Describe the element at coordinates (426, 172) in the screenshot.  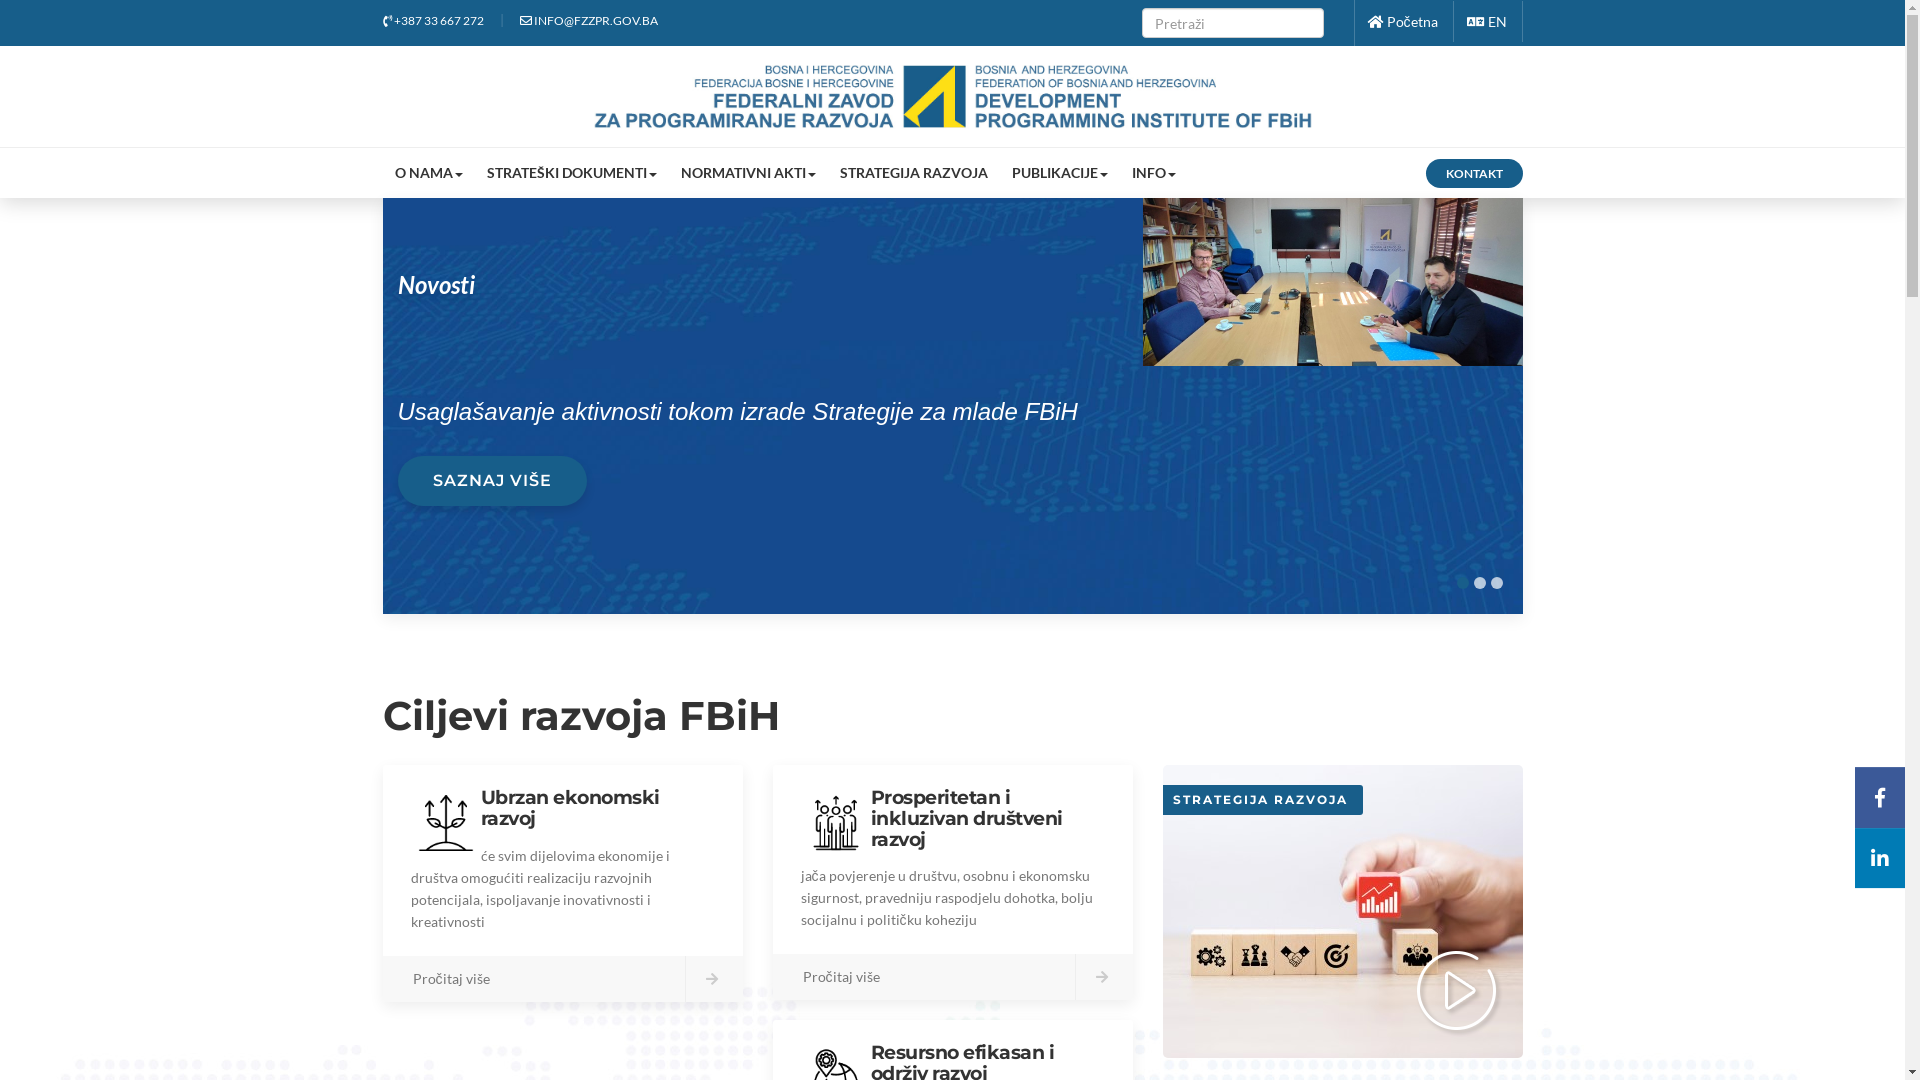
I see `'O NAMA'` at that location.